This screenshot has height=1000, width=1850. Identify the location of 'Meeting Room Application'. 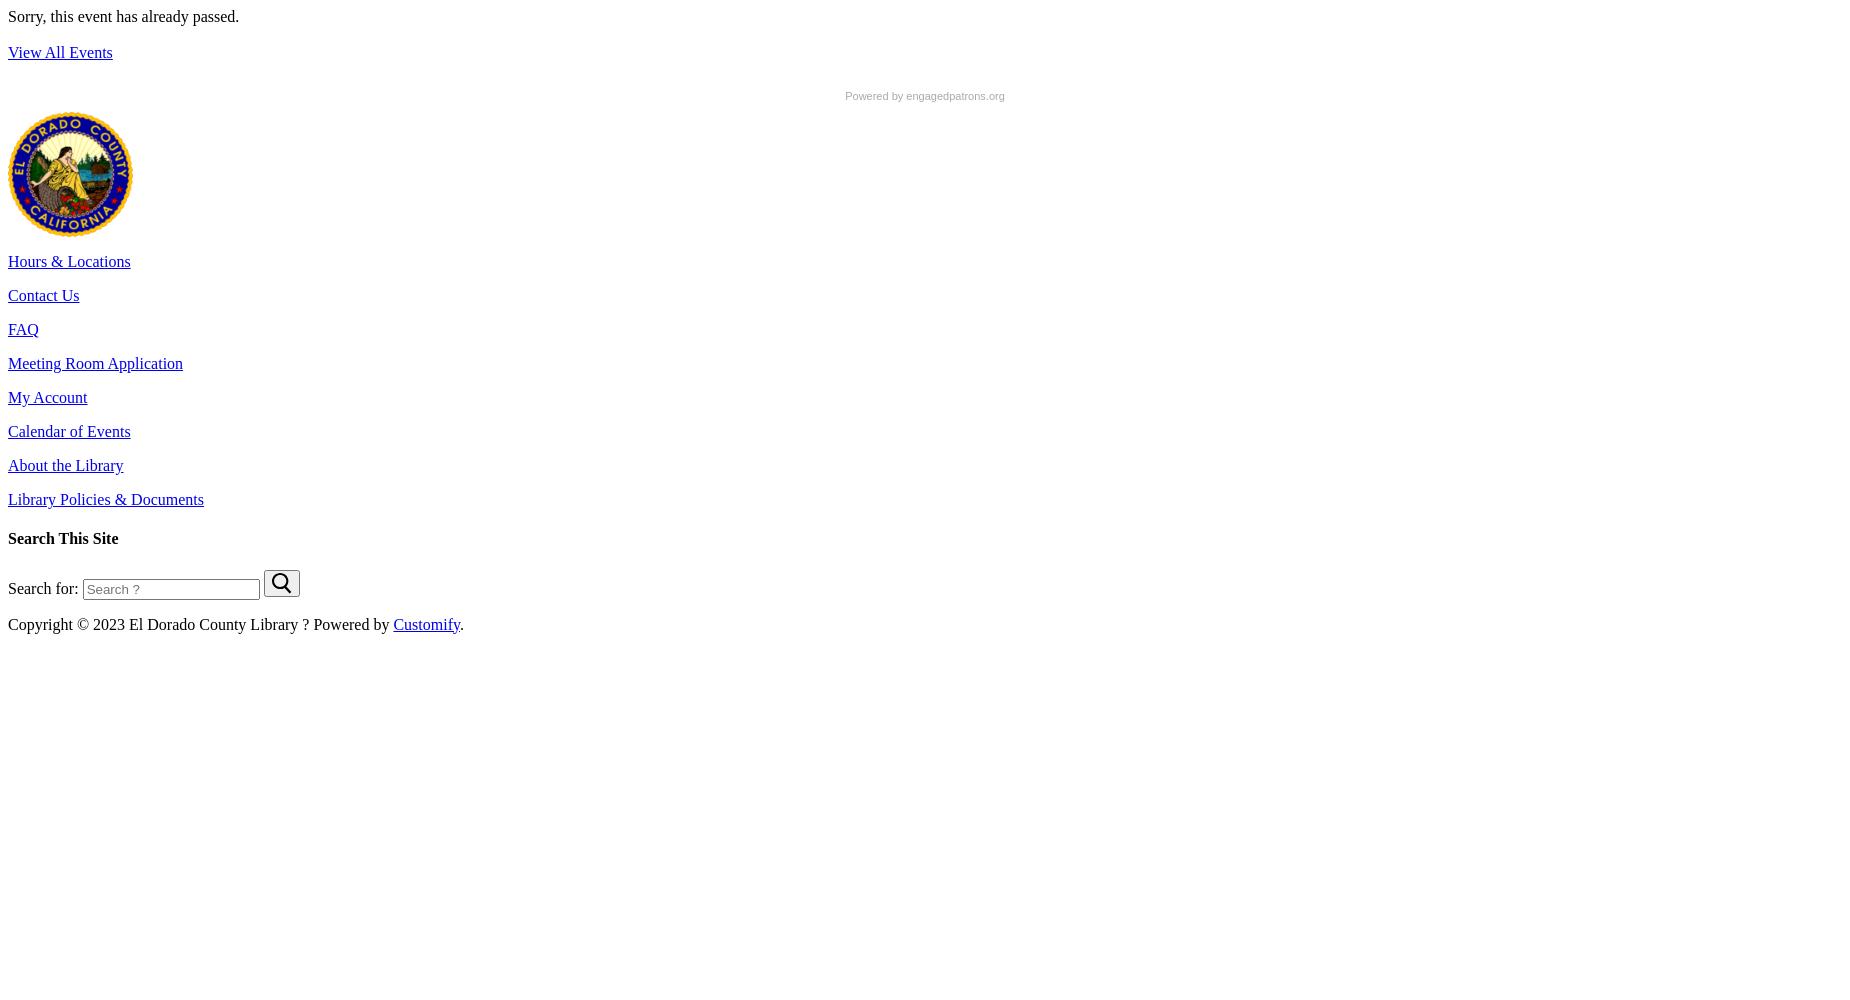
(94, 362).